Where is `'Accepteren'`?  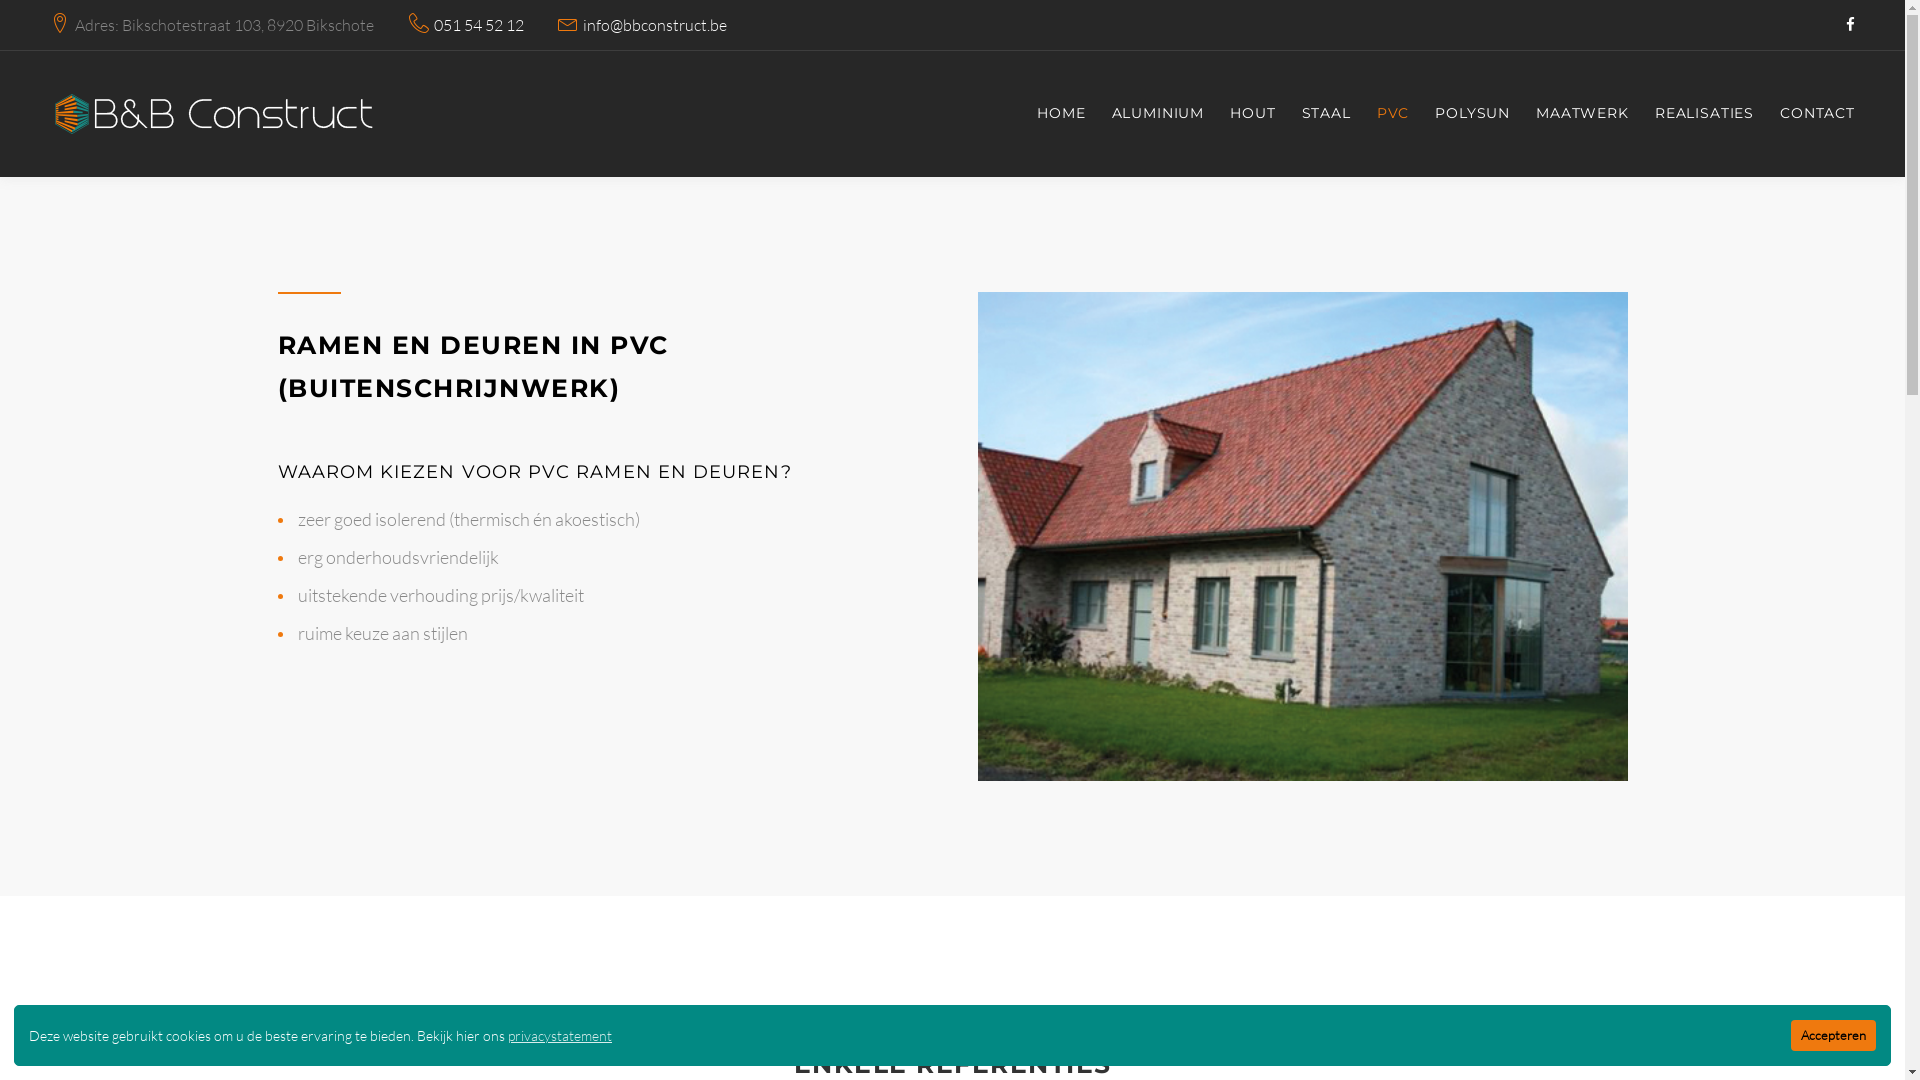
'Accepteren' is located at coordinates (1833, 1035).